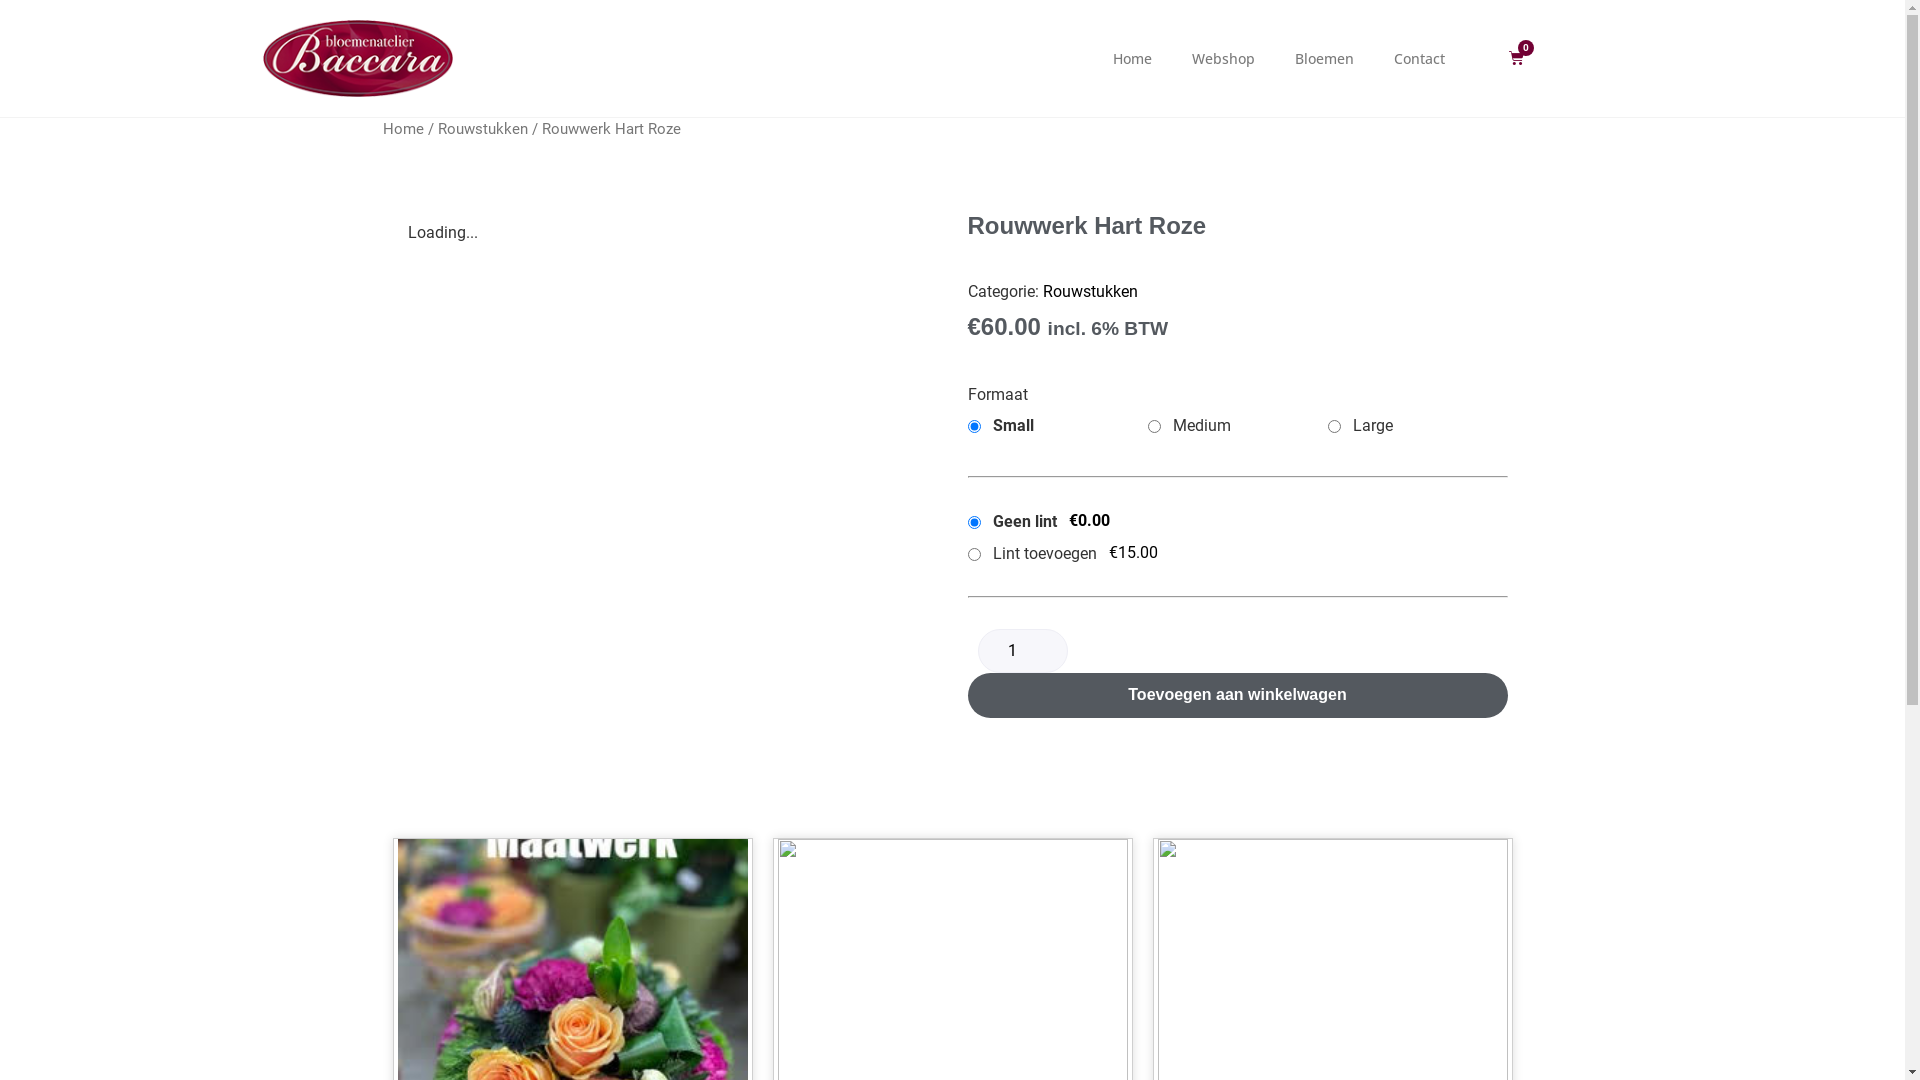 This screenshot has width=1920, height=1080. I want to click on 'Rouwstukken', so click(1088, 291).